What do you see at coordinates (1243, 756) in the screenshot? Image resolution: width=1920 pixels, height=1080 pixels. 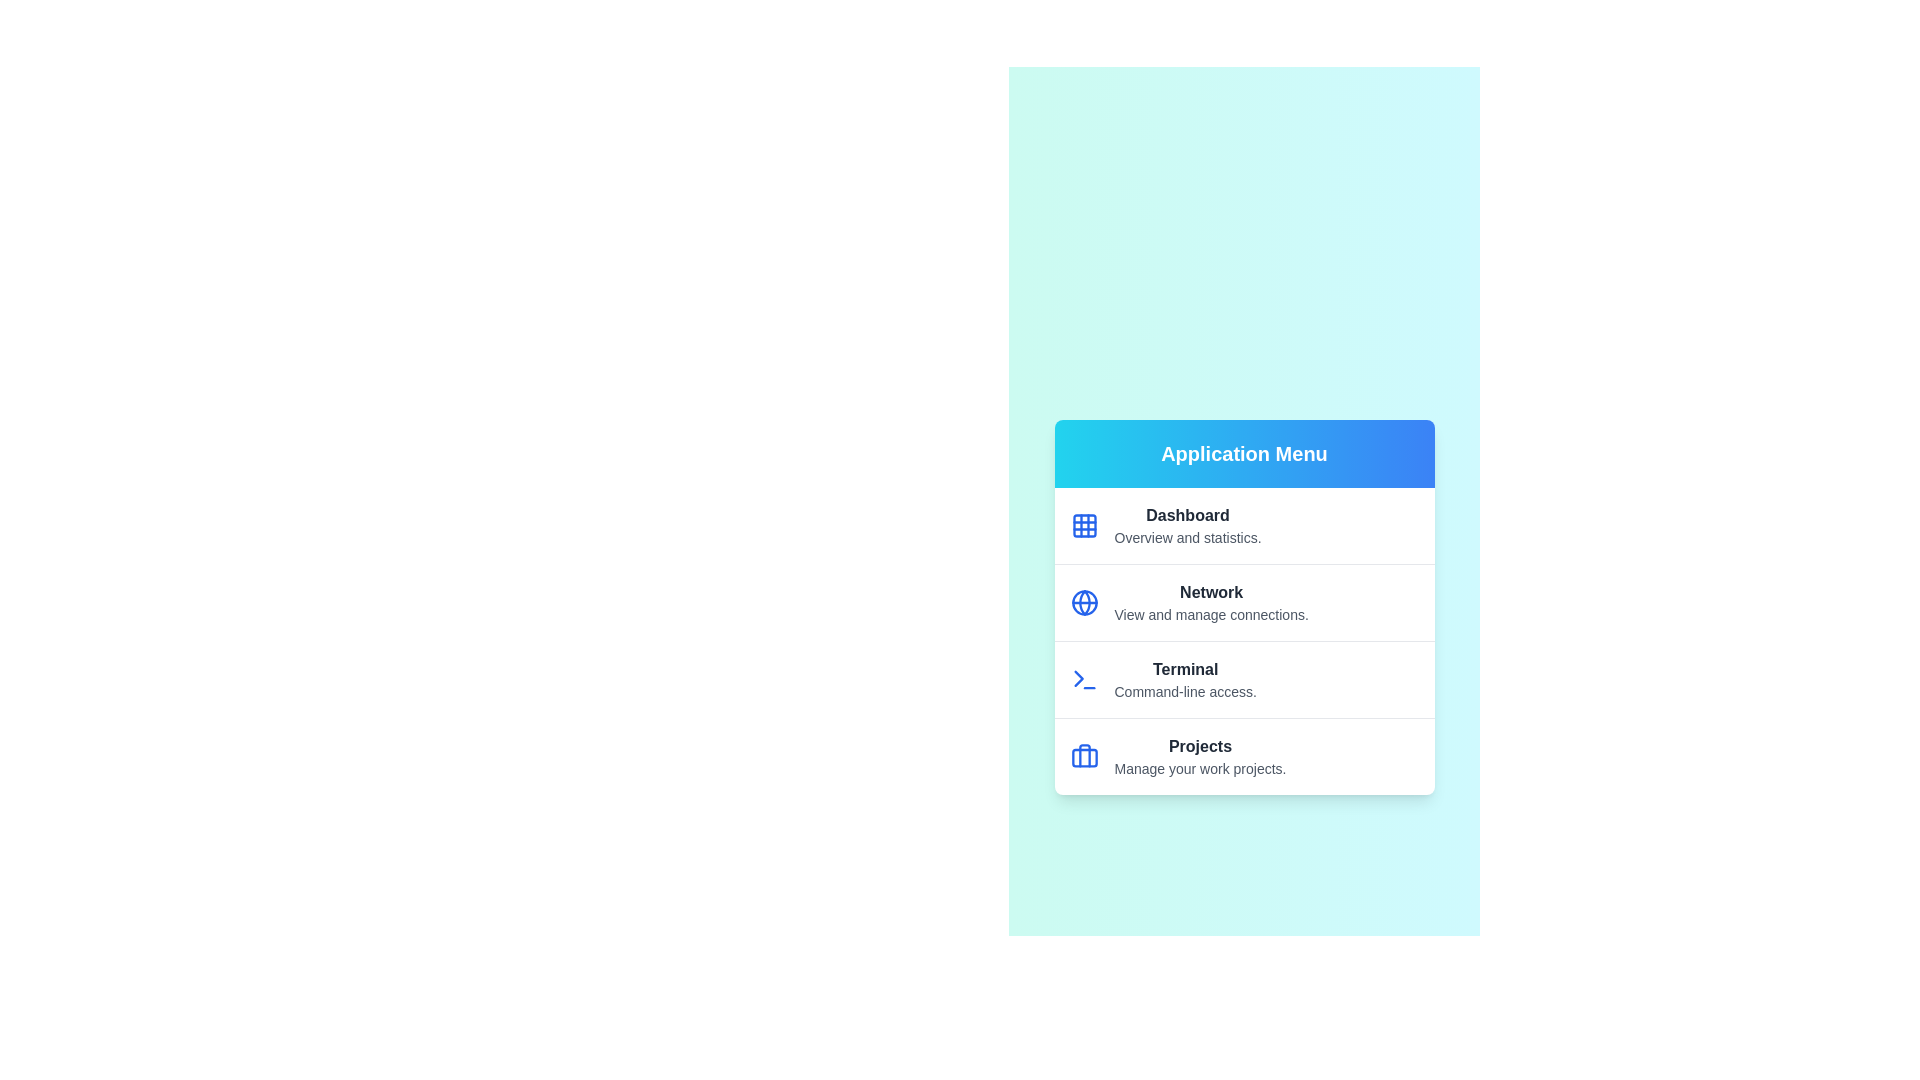 I see `the menu item corresponding to Projects` at bounding box center [1243, 756].